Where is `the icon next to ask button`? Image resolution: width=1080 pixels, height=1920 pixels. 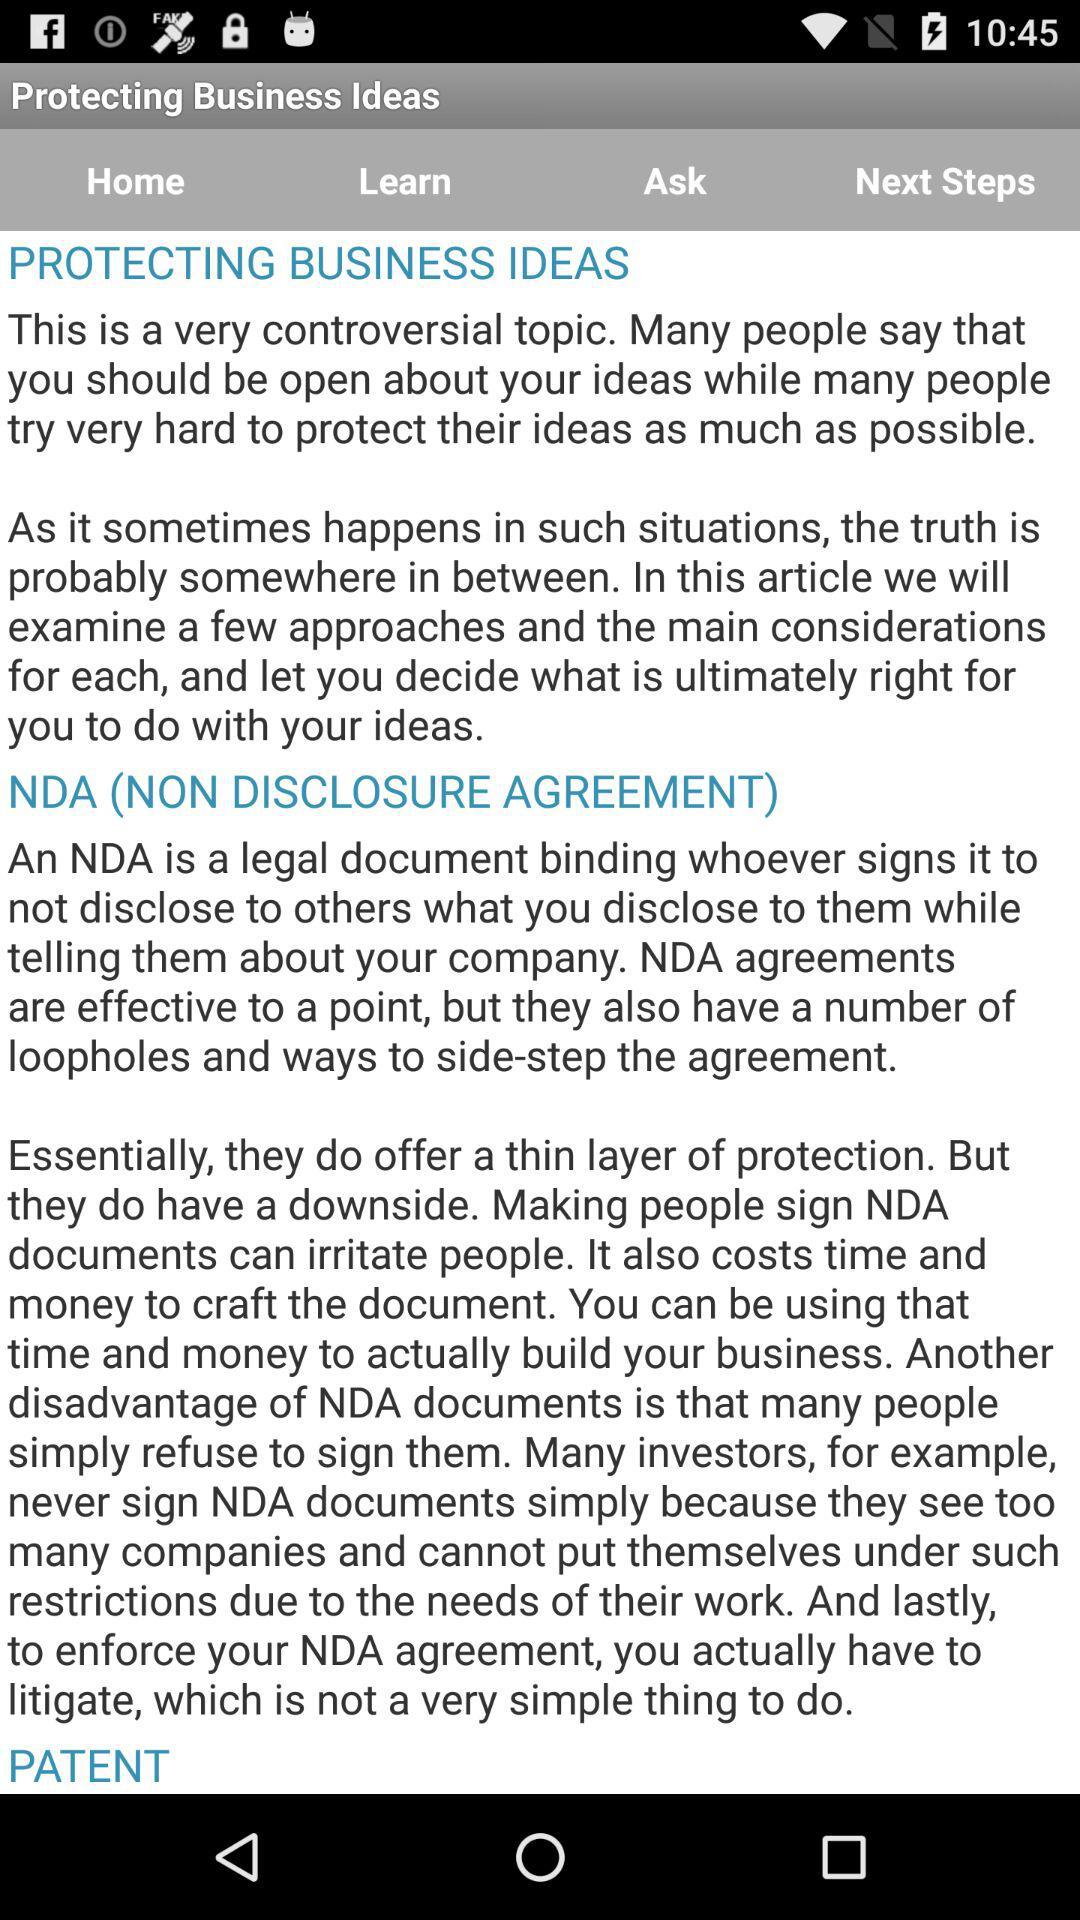
the icon next to ask button is located at coordinates (945, 180).